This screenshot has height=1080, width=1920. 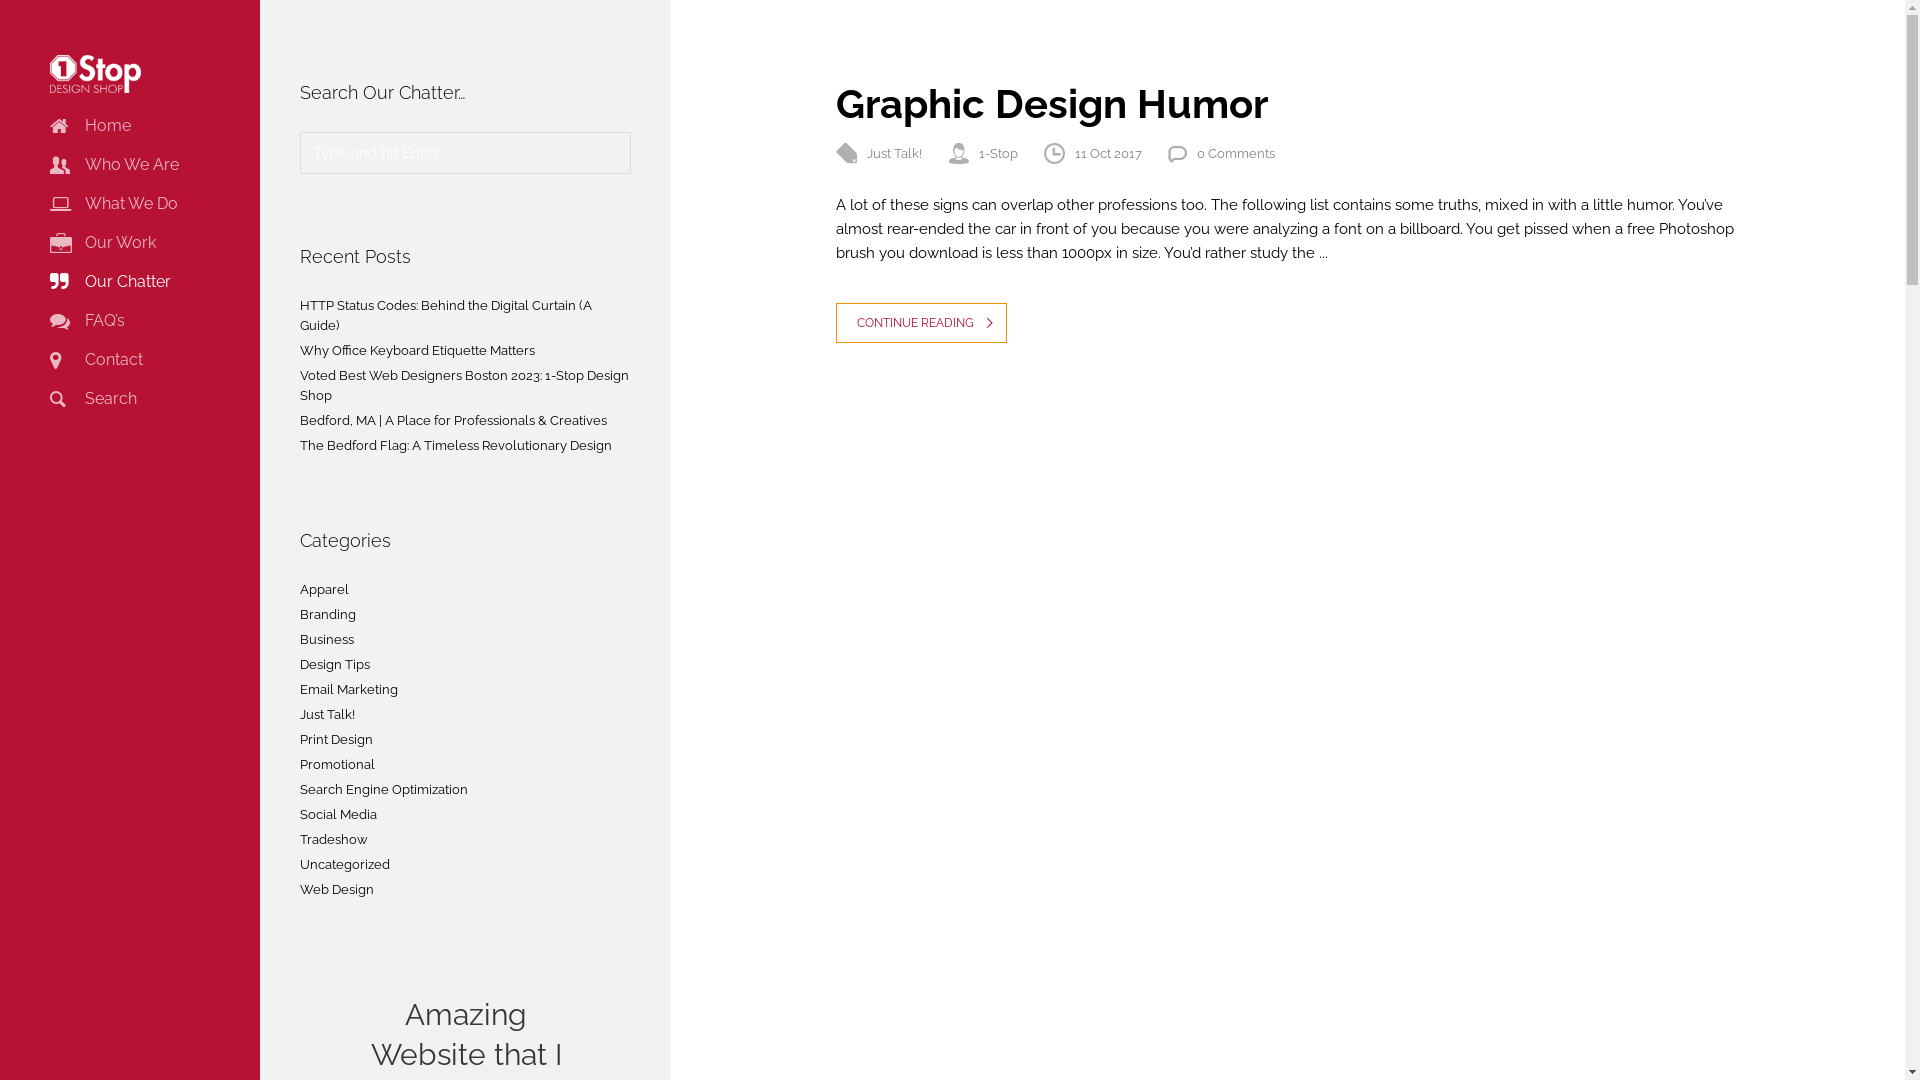 I want to click on 'Email Marketing', so click(x=349, y=689).